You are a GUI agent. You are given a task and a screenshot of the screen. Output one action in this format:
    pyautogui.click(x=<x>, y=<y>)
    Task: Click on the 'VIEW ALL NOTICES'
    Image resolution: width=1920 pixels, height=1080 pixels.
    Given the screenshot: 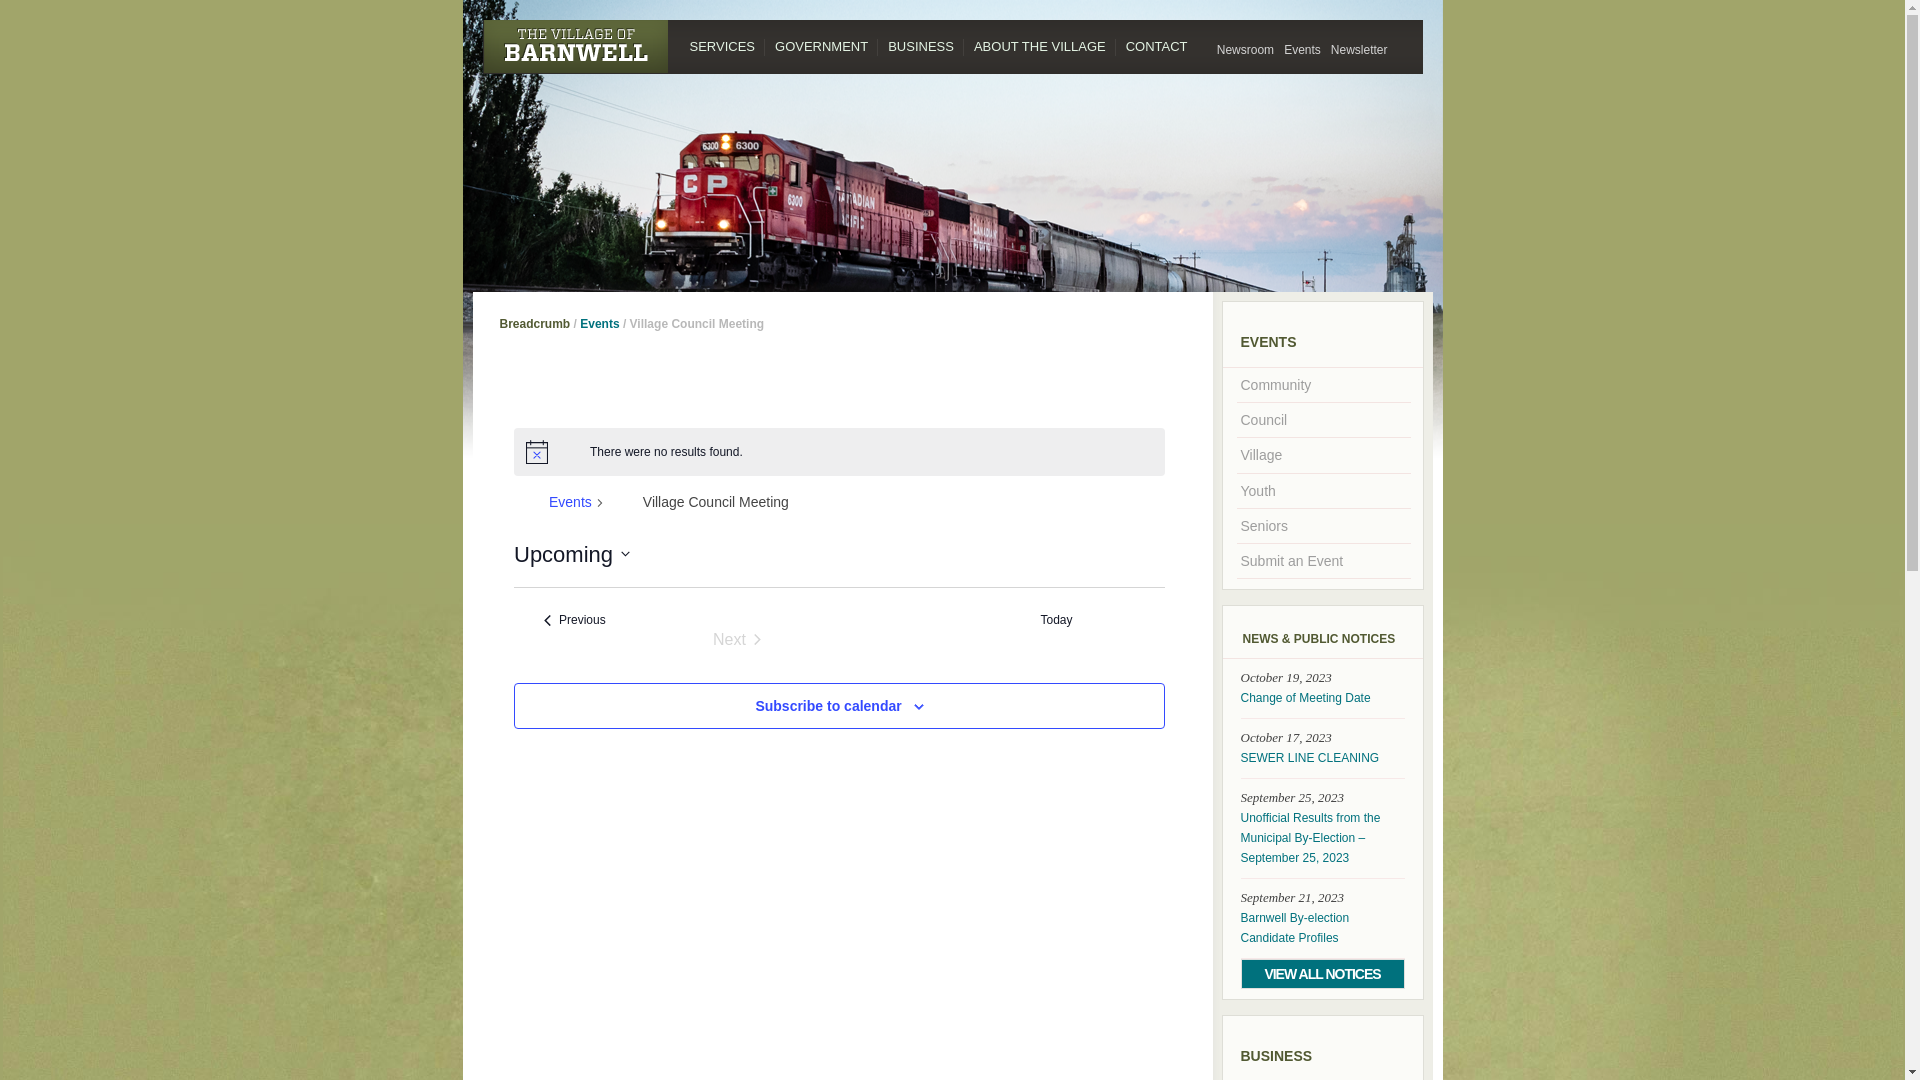 What is the action you would take?
    pyautogui.click(x=1321, y=973)
    